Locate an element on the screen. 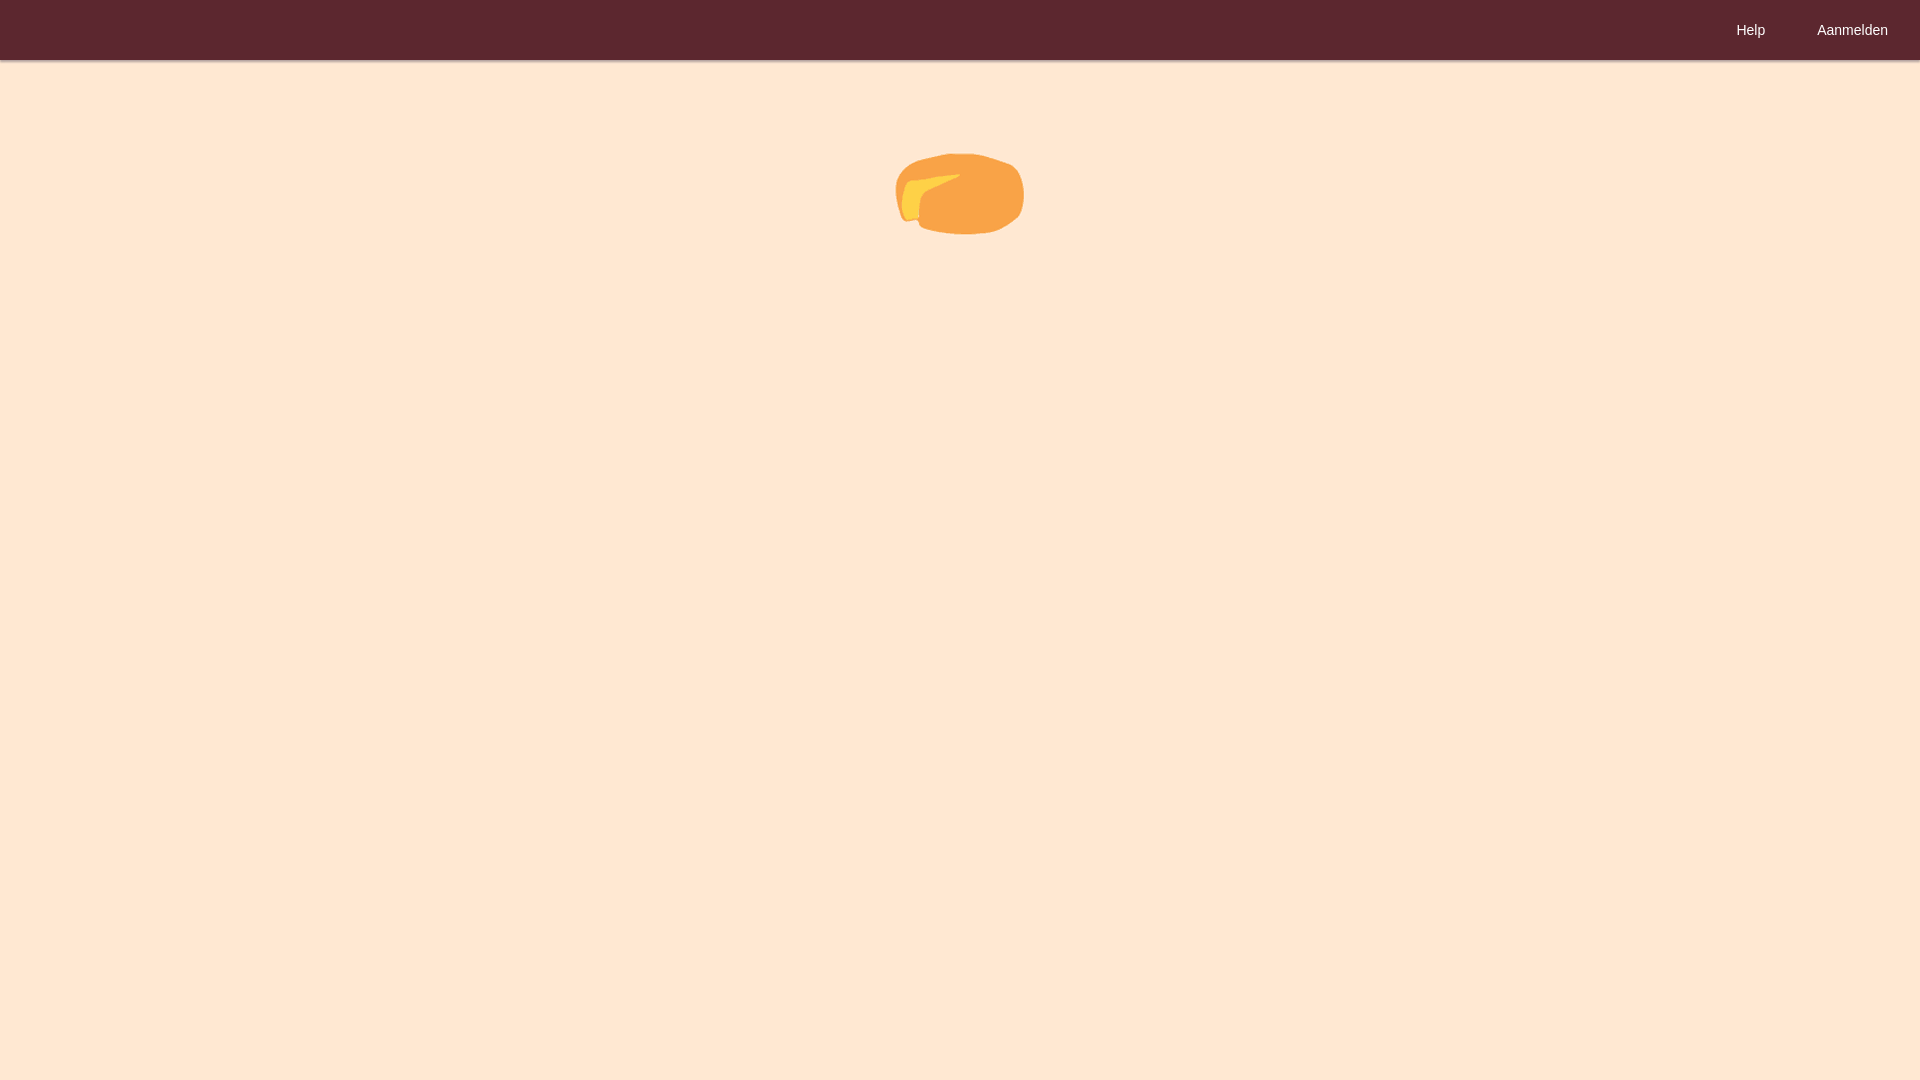 Image resolution: width=1920 pixels, height=1080 pixels. 'Help' is located at coordinates (1749, 30).